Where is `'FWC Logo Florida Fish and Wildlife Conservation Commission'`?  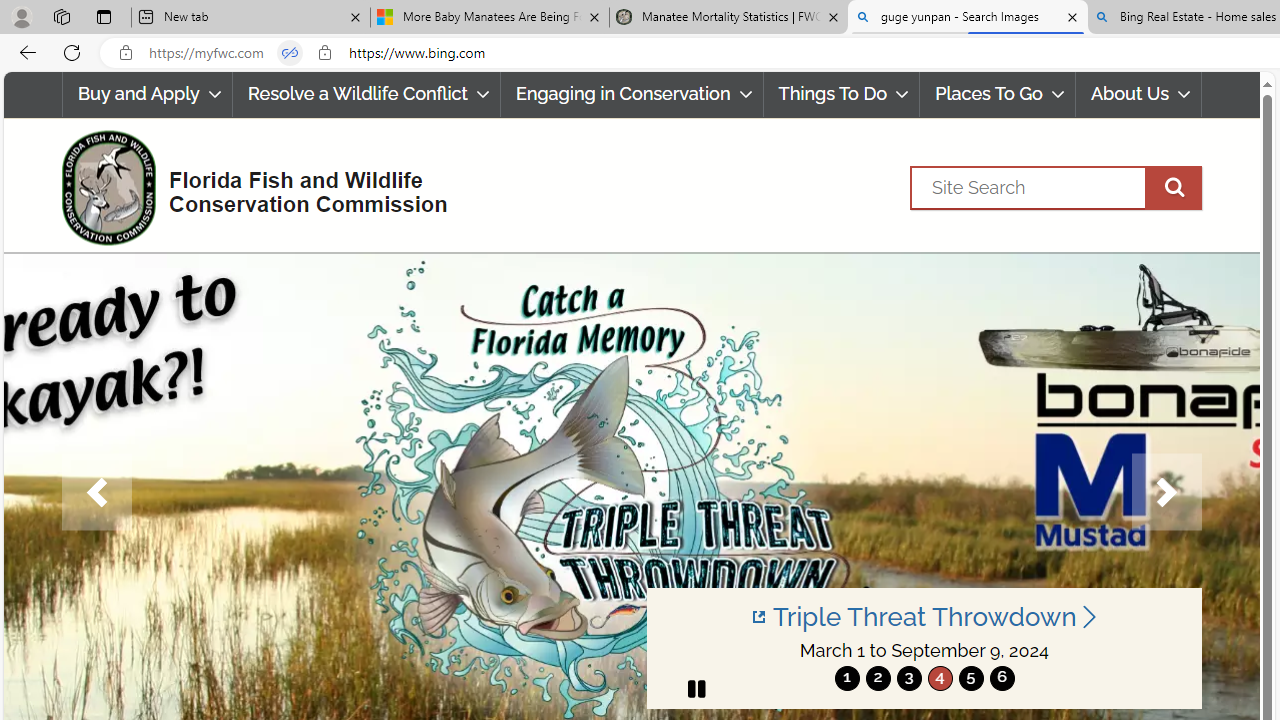 'FWC Logo Florida Fish and Wildlife Conservation Commission' is located at coordinates (245, 185).